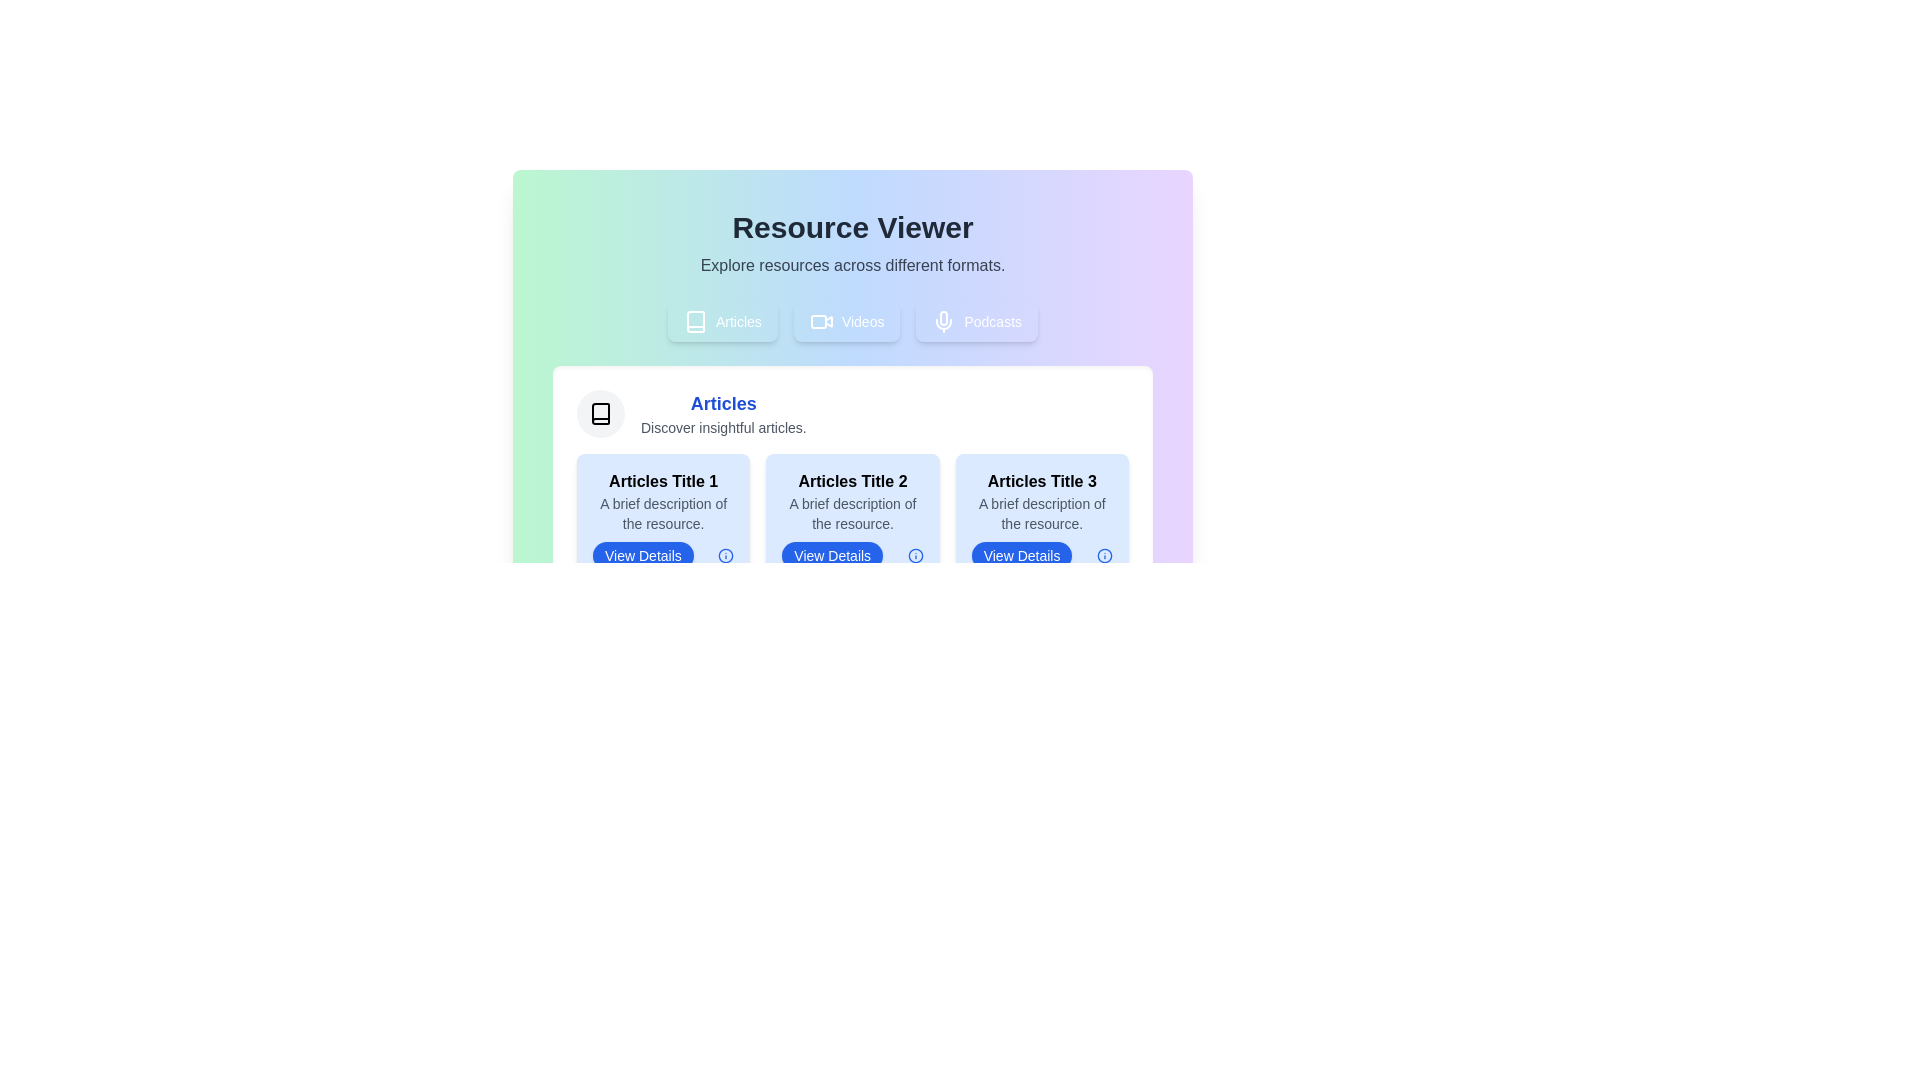  Describe the element at coordinates (1041, 555) in the screenshot. I see `the third 'View Details' button located at the bottom-right of the card for 'Articles Title 3'` at that location.